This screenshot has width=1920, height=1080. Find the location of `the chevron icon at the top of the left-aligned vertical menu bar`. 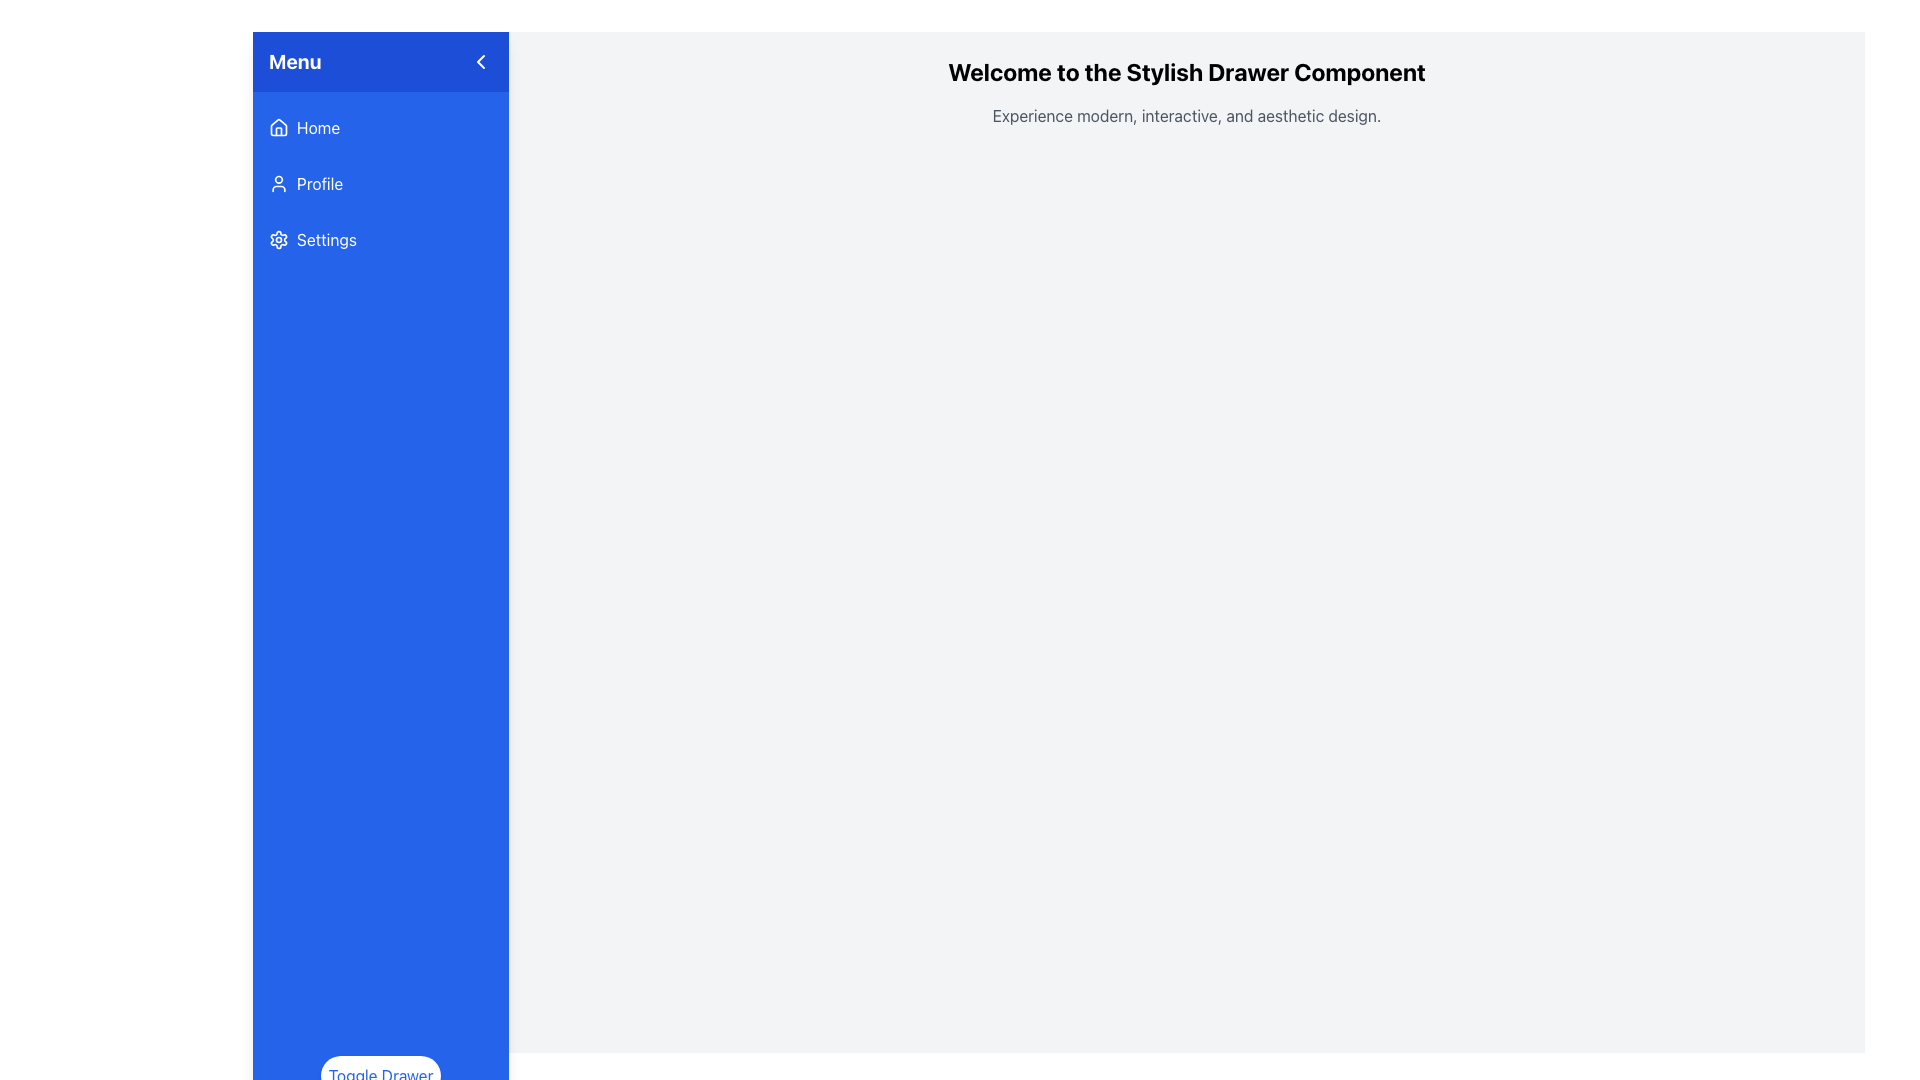

the chevron icon at the top of the left-aligned vertical menu bar is located at coordinates (480, 60).